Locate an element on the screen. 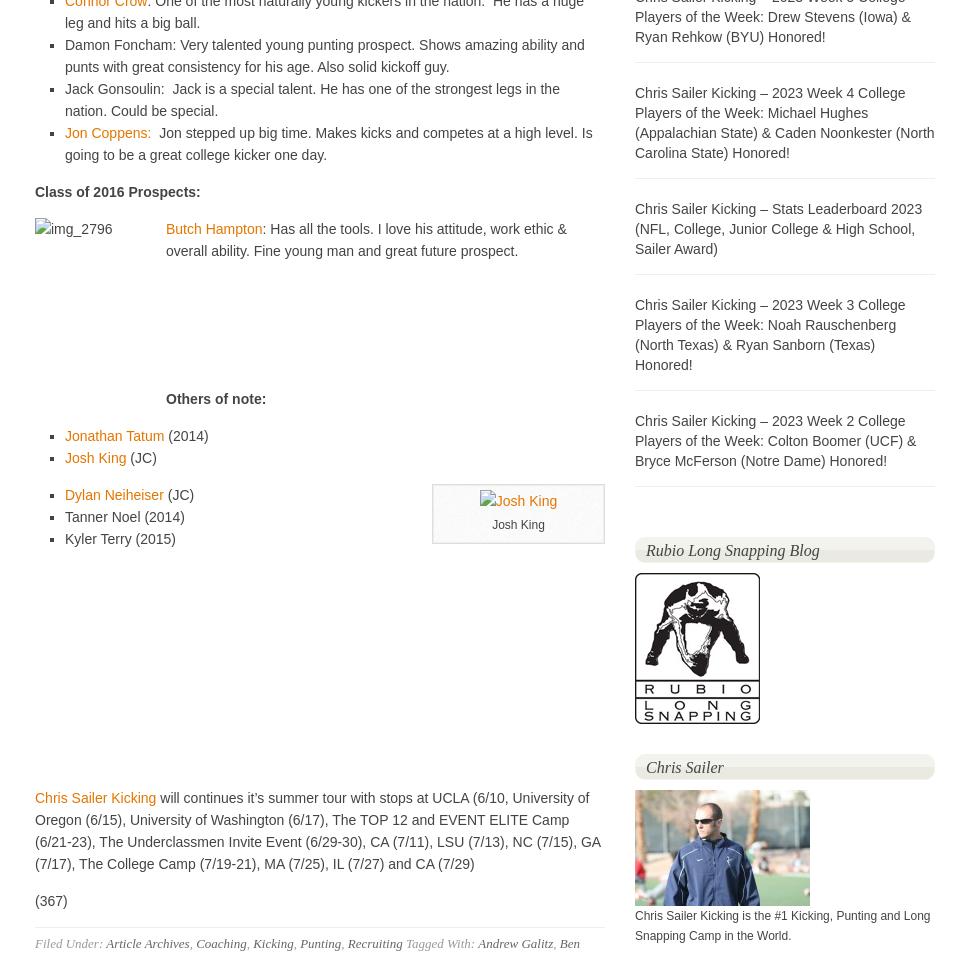 This screenshot has width=960, height=958. 'will continues it’s summer tour with stops at UCLA (6/10, University of Oregon (6/15), University of Washington (6/17), The TOP 12 and EVENT ELITE Camp (6/21-23), The Underclassmen Invite Event (6/29-30), CA (7/11), LSU (7/13), NC (7/15), GA (7/17), The College Camp (7/19-21), MA (7/25), IL (7/27) and CA (7/29)' is located at coordinates (317, 829).